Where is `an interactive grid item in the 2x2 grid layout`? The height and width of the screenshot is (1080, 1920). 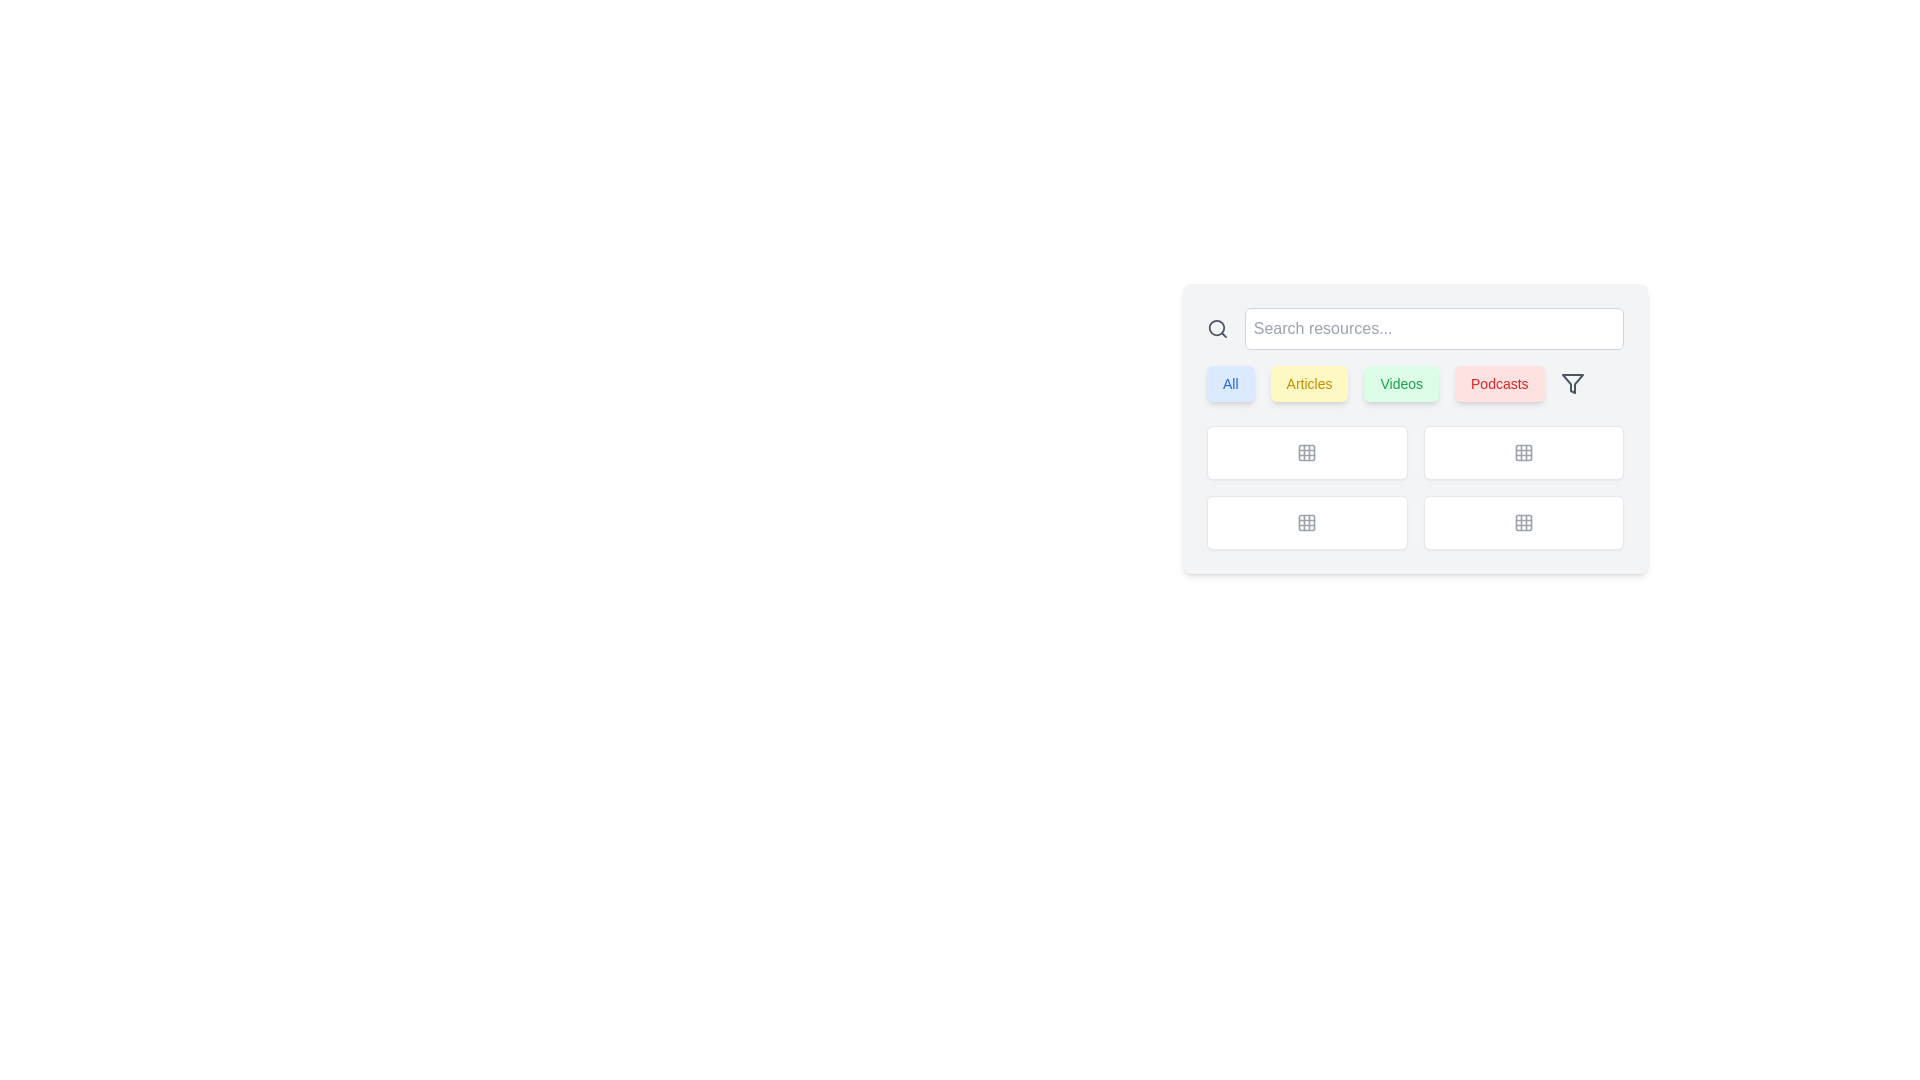 an interactive grid item in the 2x2 grid layout is located at coordinates (1414, 488).